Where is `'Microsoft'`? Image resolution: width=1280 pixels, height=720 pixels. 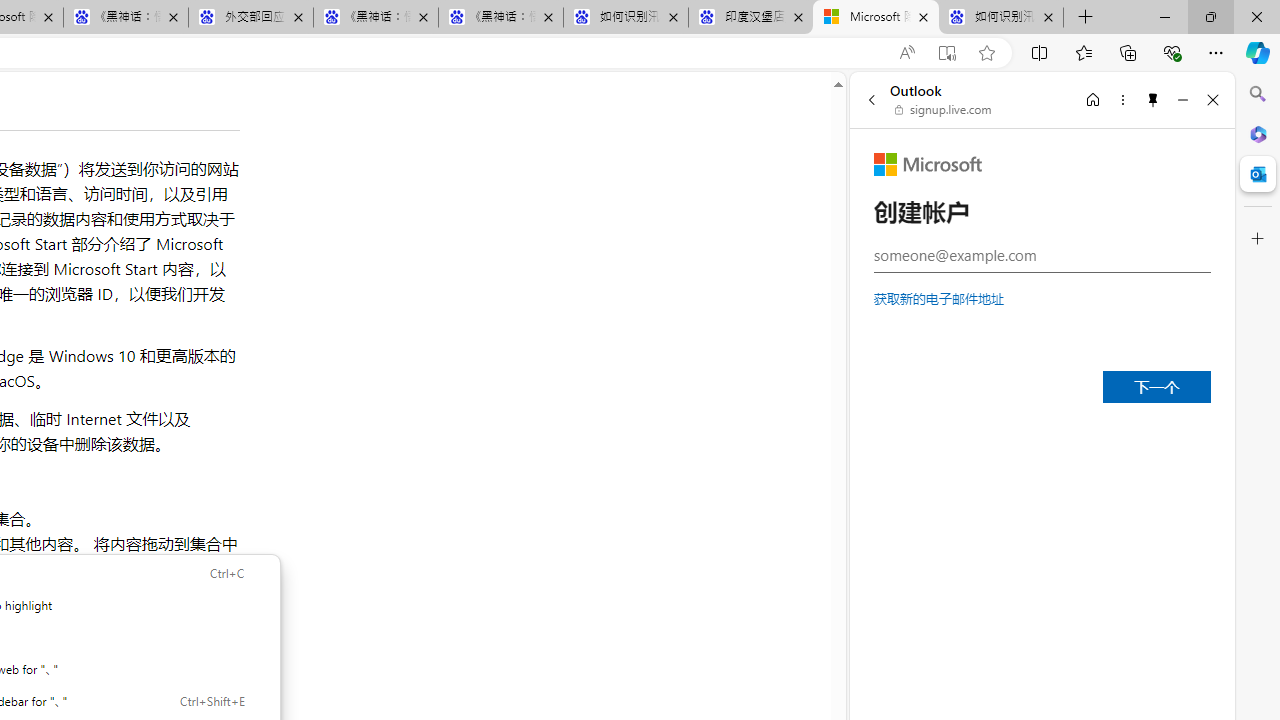
'Microsoft' is located at coordinates (927, 163).